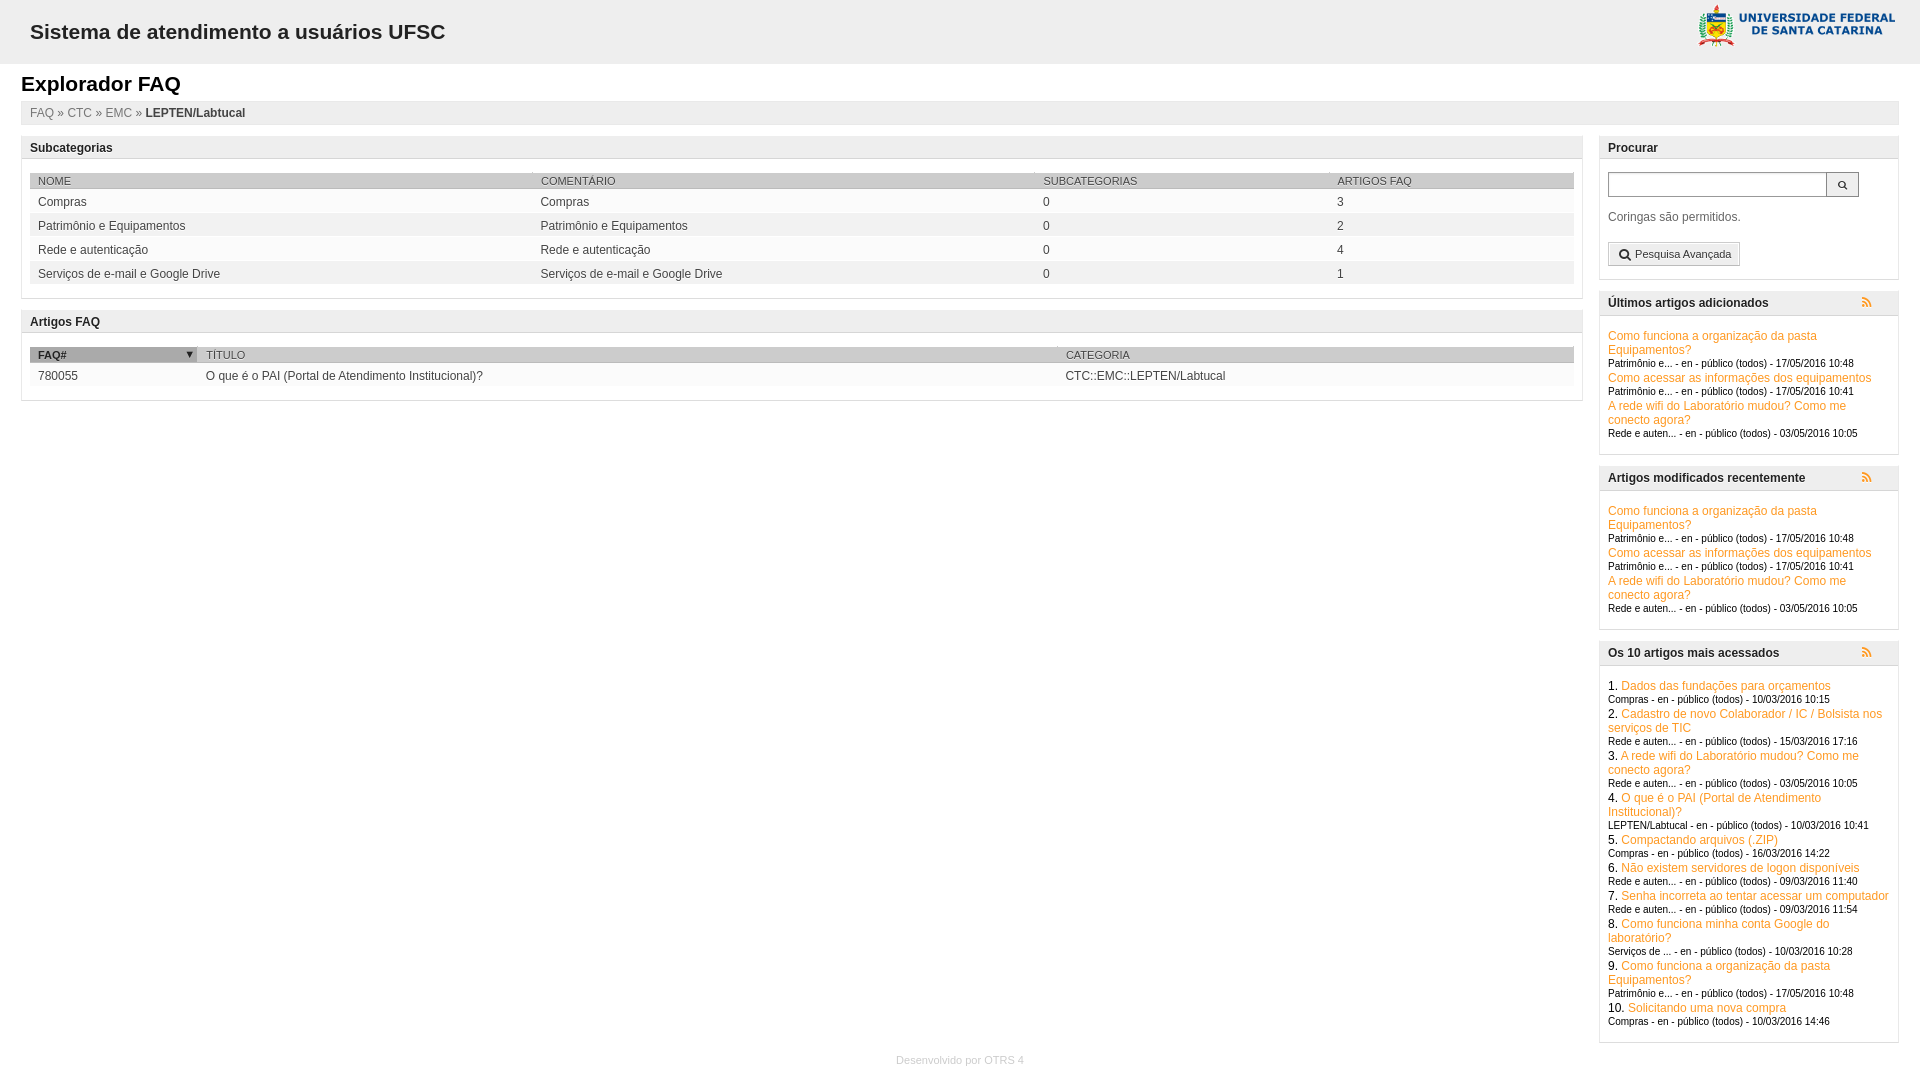  Describe the element at coordinates (43, 112) in the screenshot. I see `'FAQ'` at that location.